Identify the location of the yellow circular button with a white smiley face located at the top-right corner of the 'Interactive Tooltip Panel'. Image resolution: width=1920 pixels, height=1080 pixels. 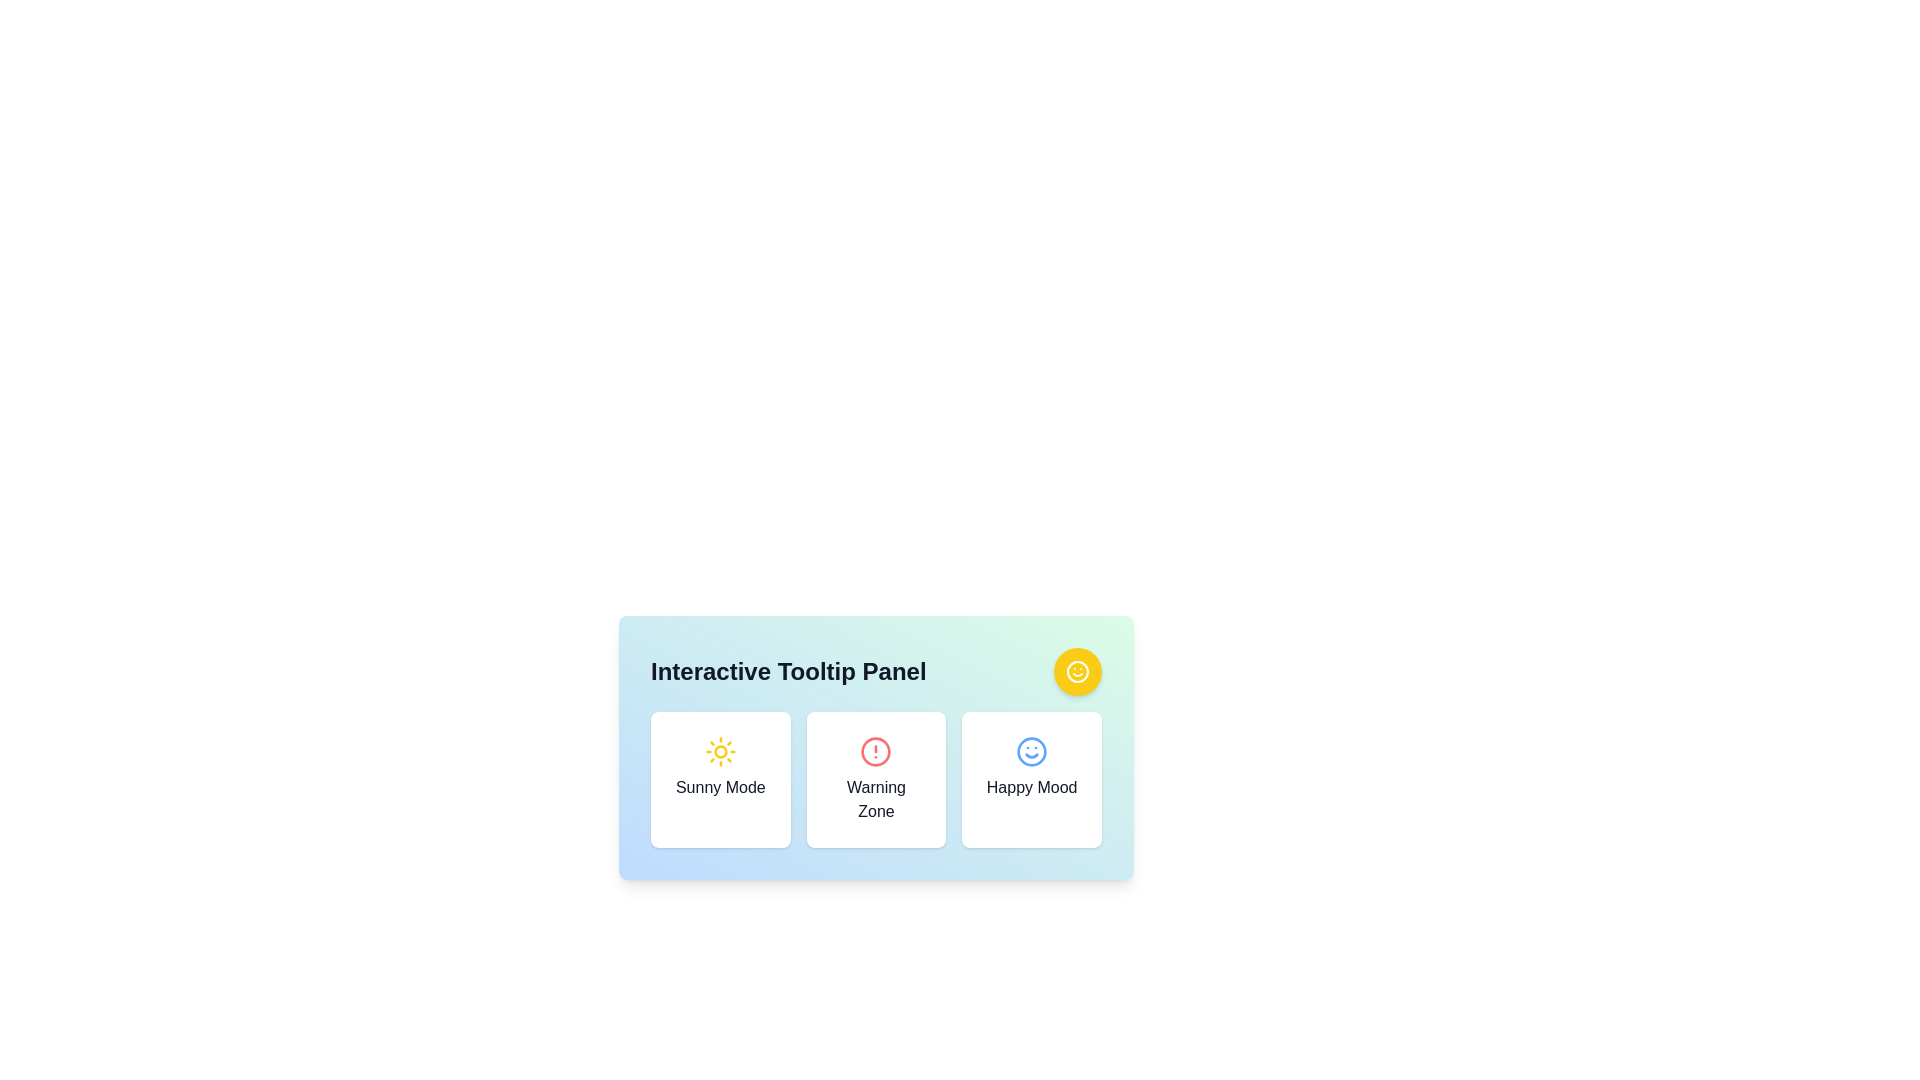
(1077, 671).